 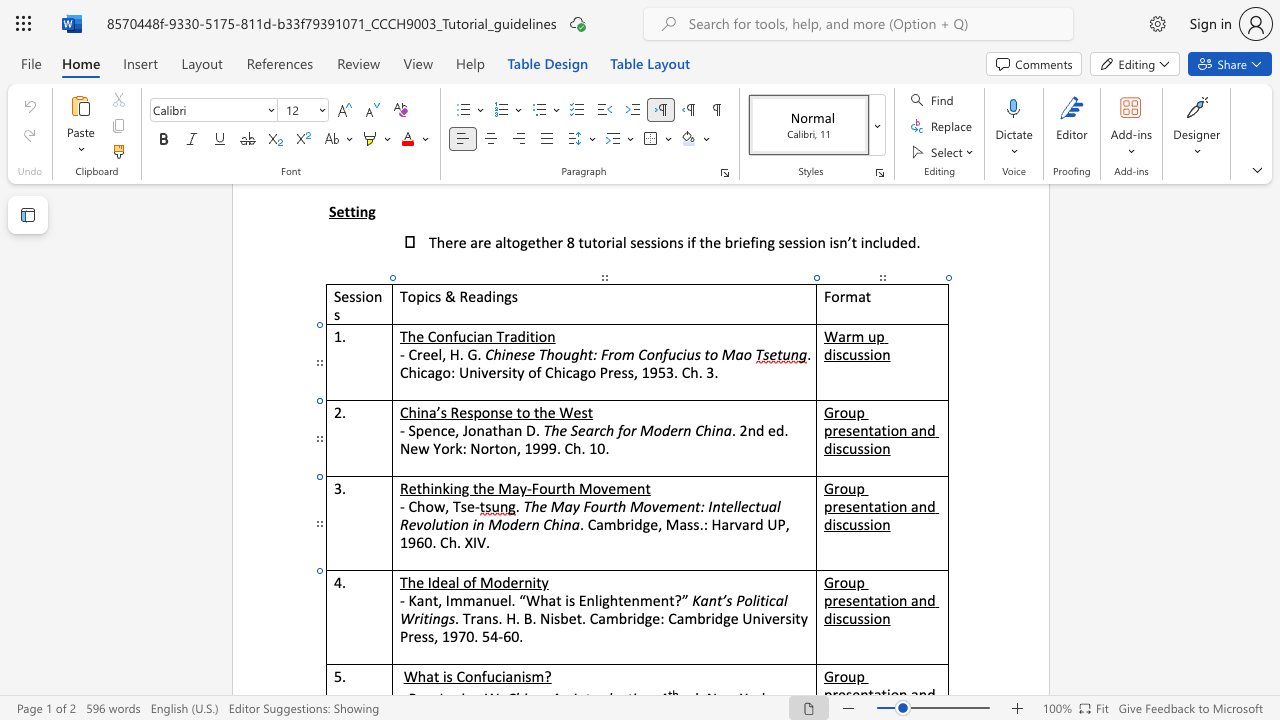 What do you see at coordinates (856, 505) in the screenshot?
I see `the 2th character "e" in the text` at bounding box center [856, 505].